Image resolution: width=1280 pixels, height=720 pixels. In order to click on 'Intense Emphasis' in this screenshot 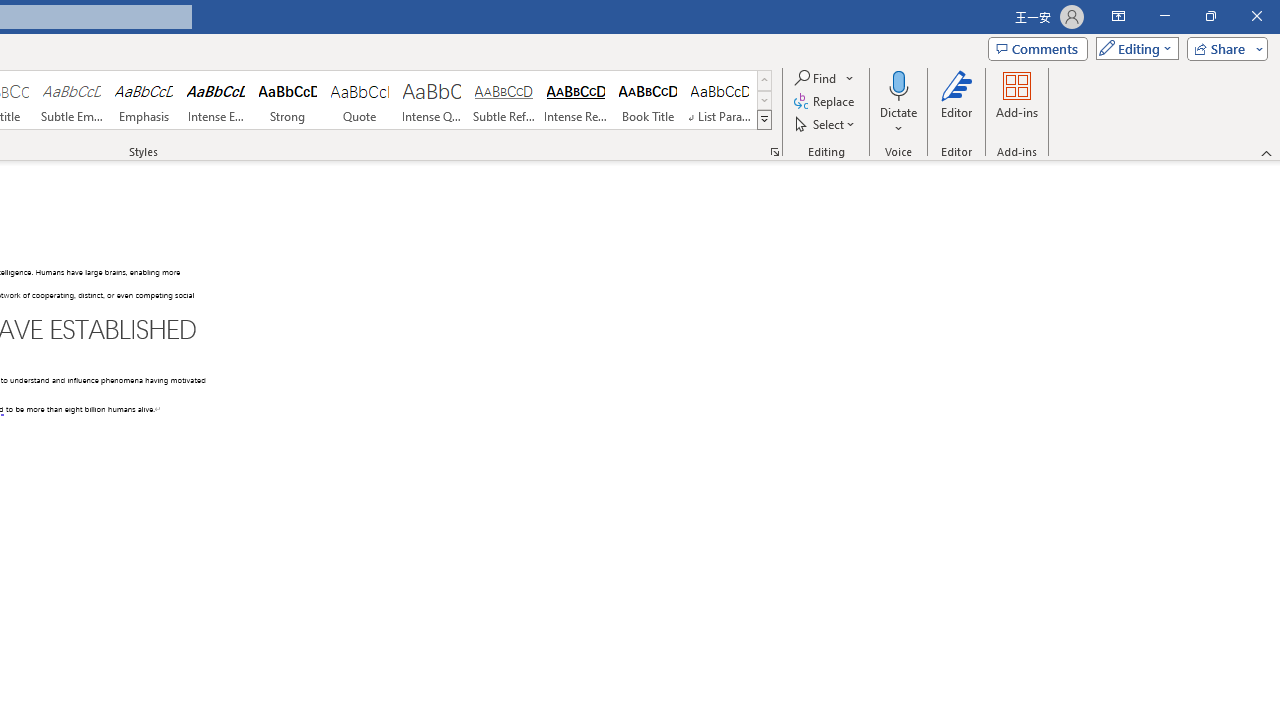, I will do `click(216, 100)`.